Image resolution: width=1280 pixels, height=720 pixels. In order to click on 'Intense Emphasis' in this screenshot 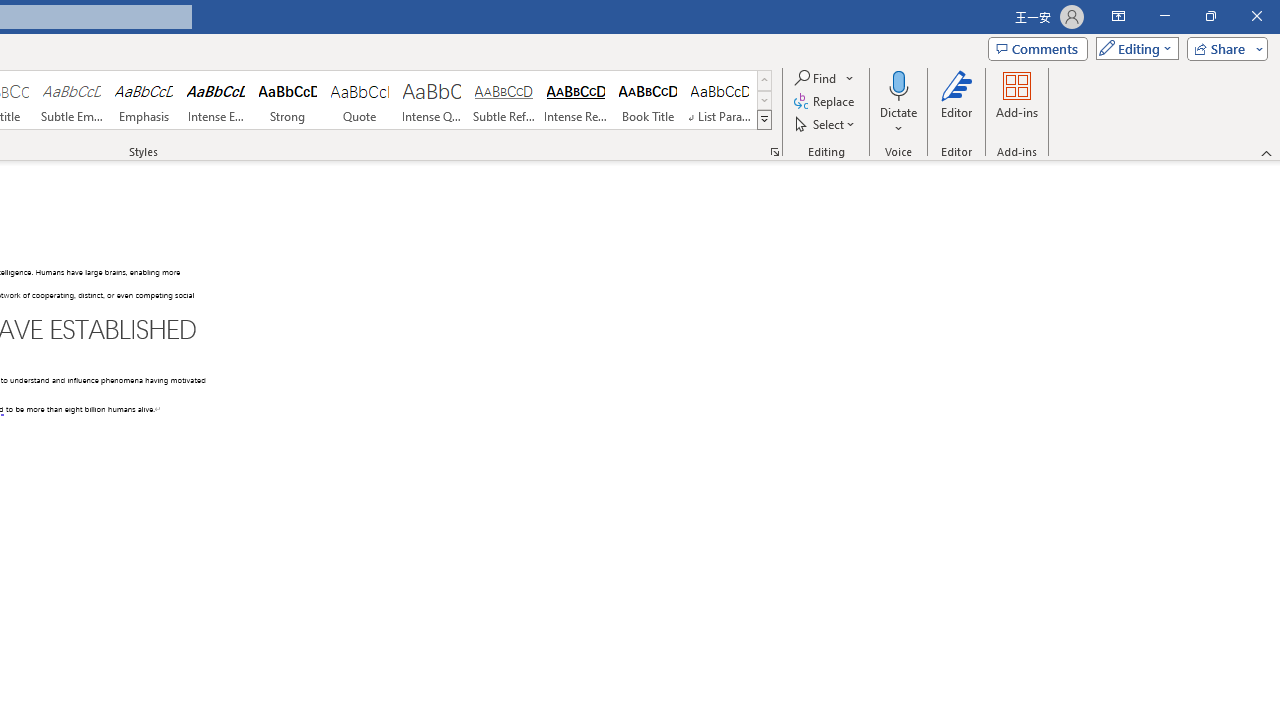, I will do `click(216, 100)`.